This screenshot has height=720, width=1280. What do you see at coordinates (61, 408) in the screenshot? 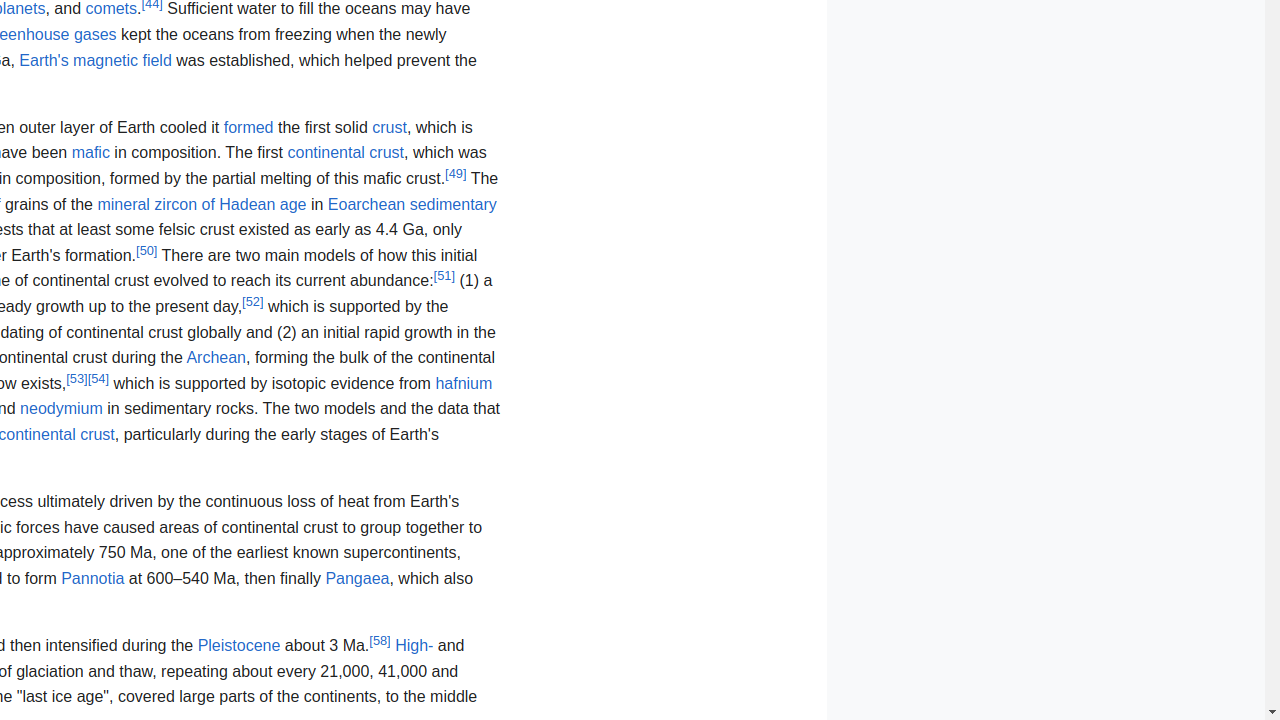
I see `'neodymium'` at bounding box center [61, 408].